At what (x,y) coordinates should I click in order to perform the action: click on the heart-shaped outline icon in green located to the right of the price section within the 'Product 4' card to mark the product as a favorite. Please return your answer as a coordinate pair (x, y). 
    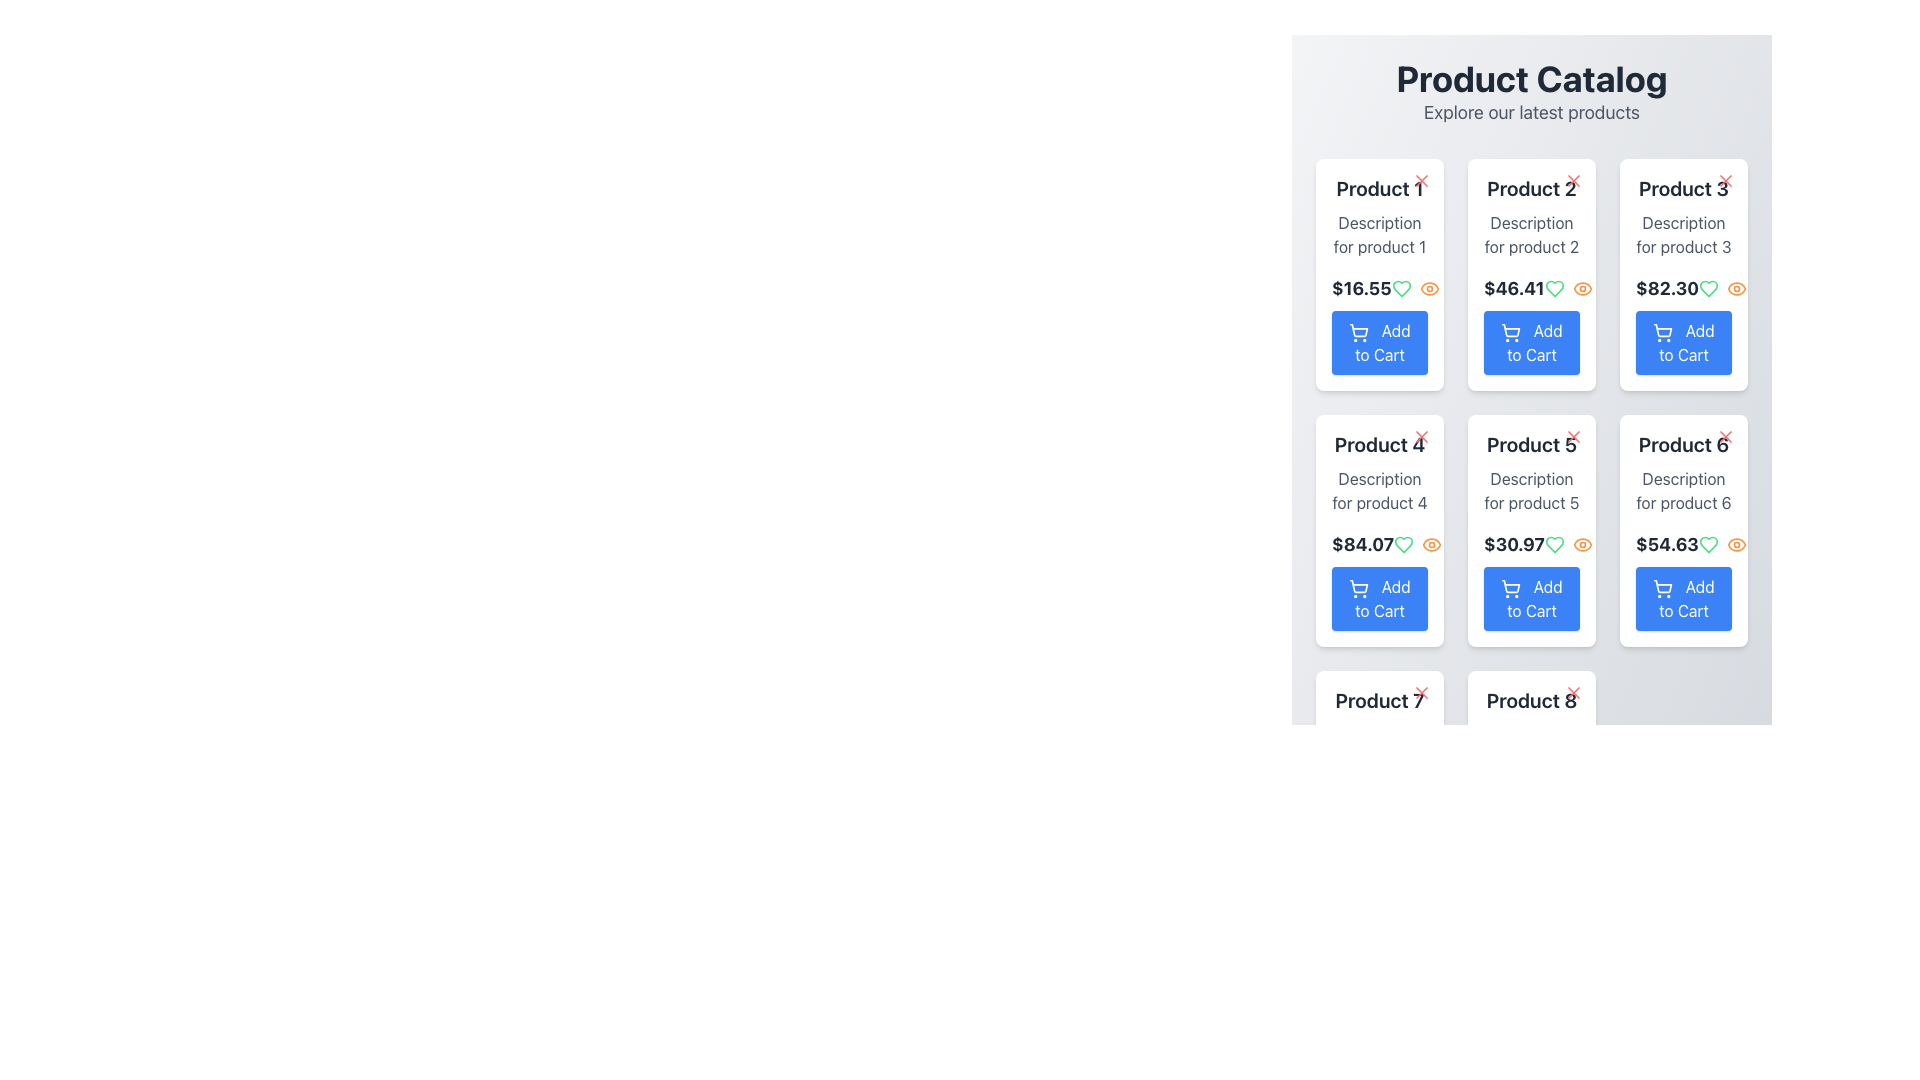
    Looking at the image, I should click on (1403, 544).